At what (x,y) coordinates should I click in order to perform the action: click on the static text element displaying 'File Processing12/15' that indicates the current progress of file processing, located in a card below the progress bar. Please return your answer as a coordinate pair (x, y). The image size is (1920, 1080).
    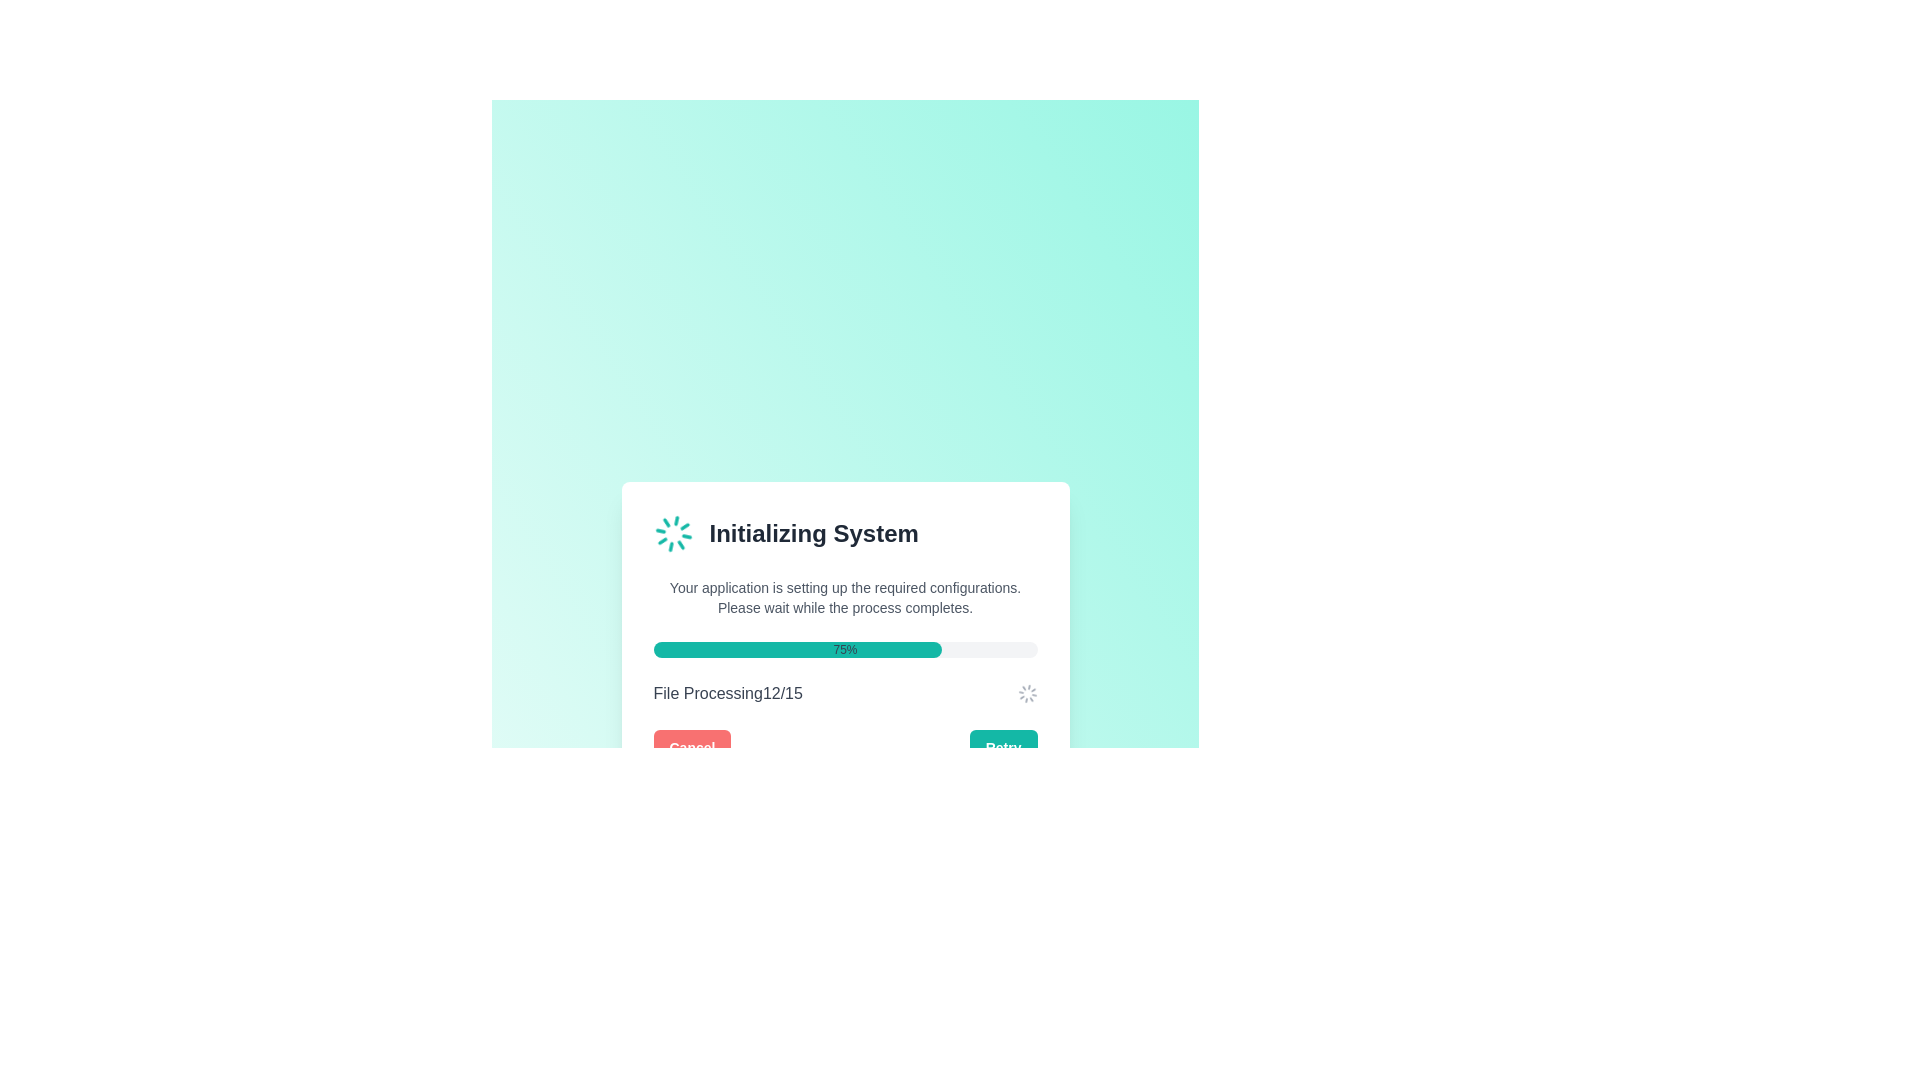
    Looking at the image, I should click on (727, 693).